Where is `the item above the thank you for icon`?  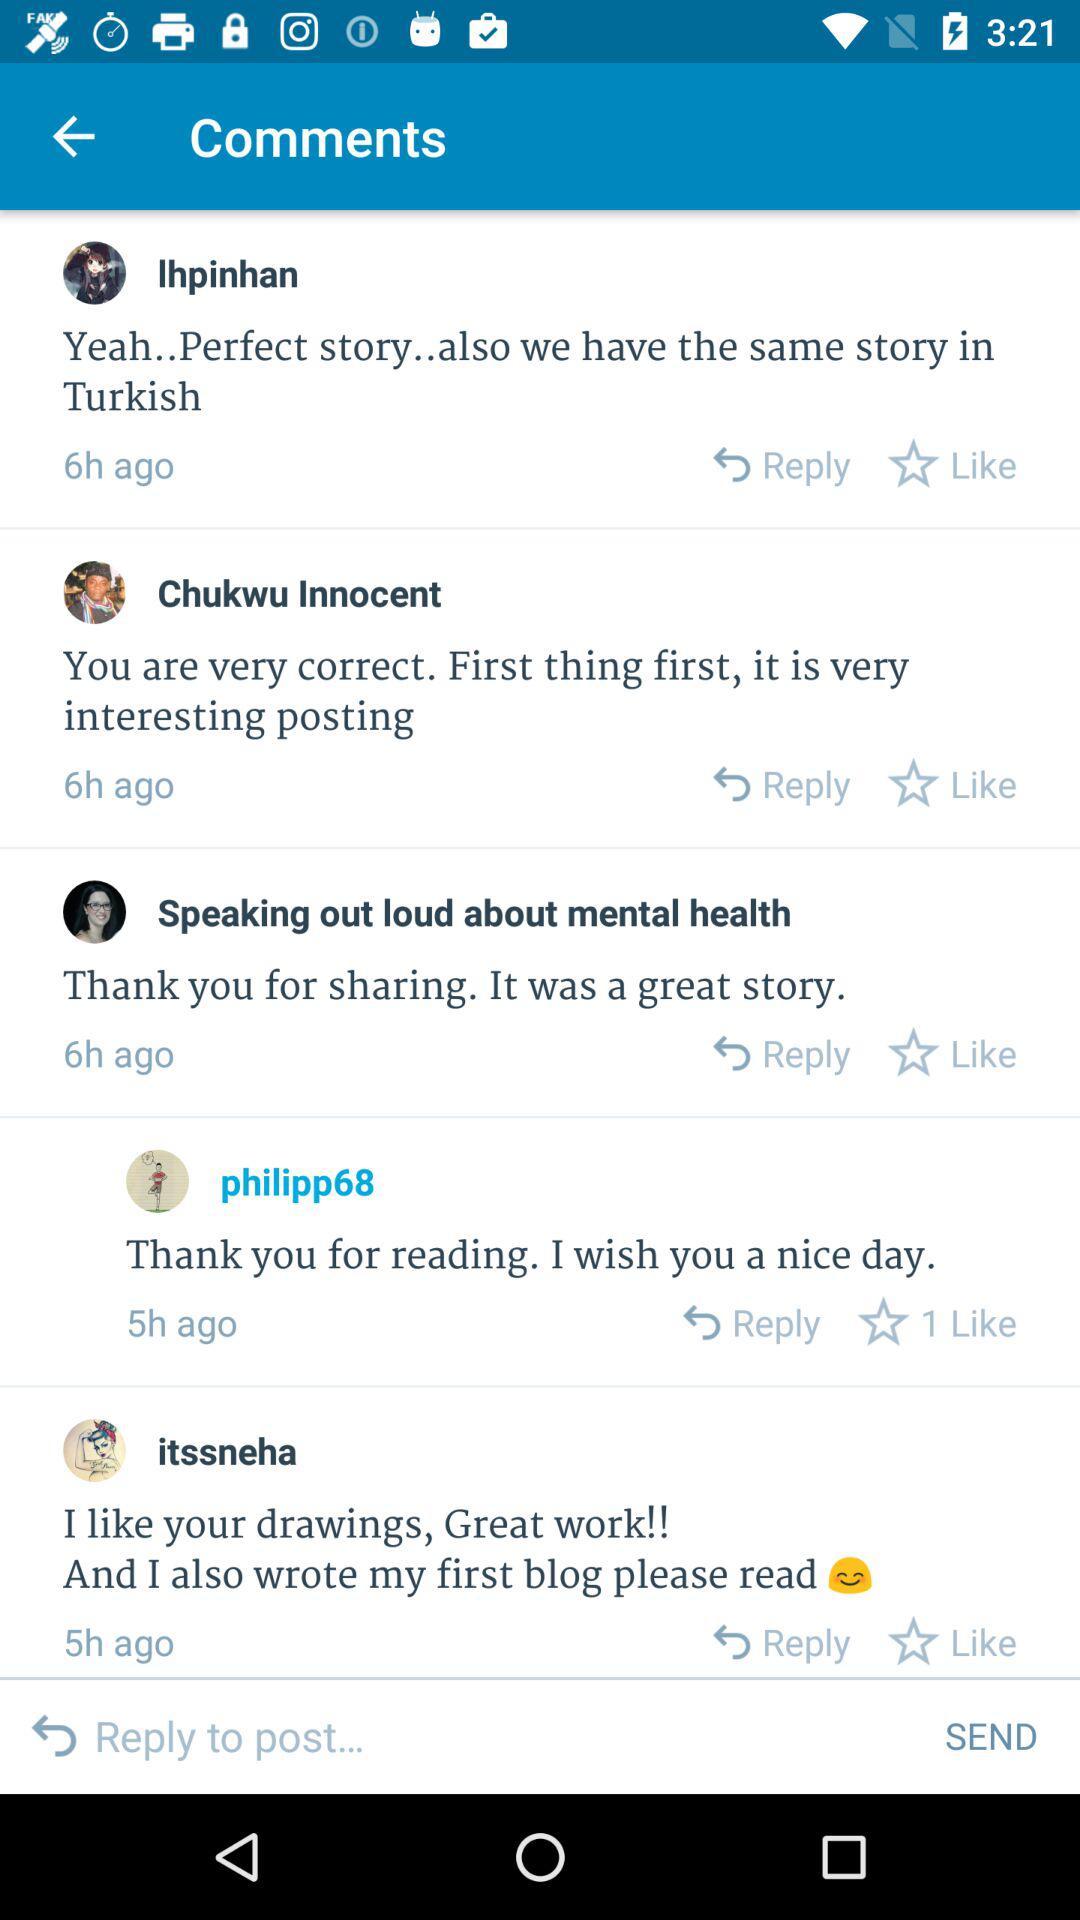
the item above the thank you for icon is located at coordinates (474, 911).